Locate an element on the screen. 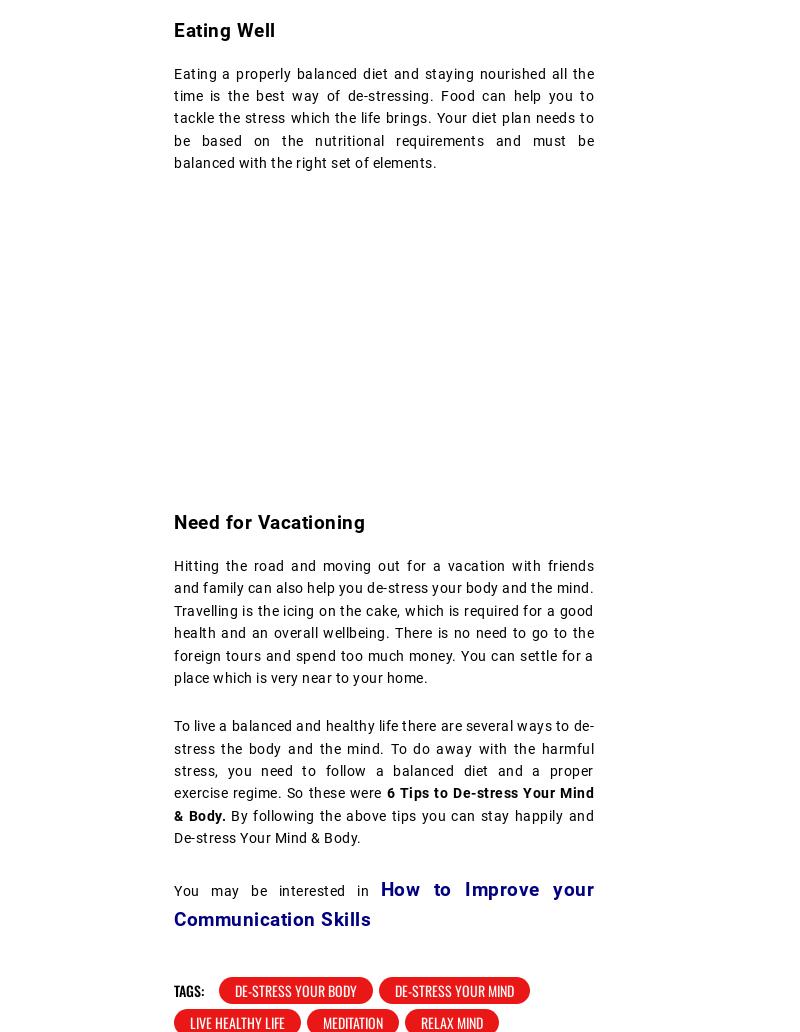 This screenshot has width=800, height=1032. 'You may be interested in' is located at coordinates (277, 889).